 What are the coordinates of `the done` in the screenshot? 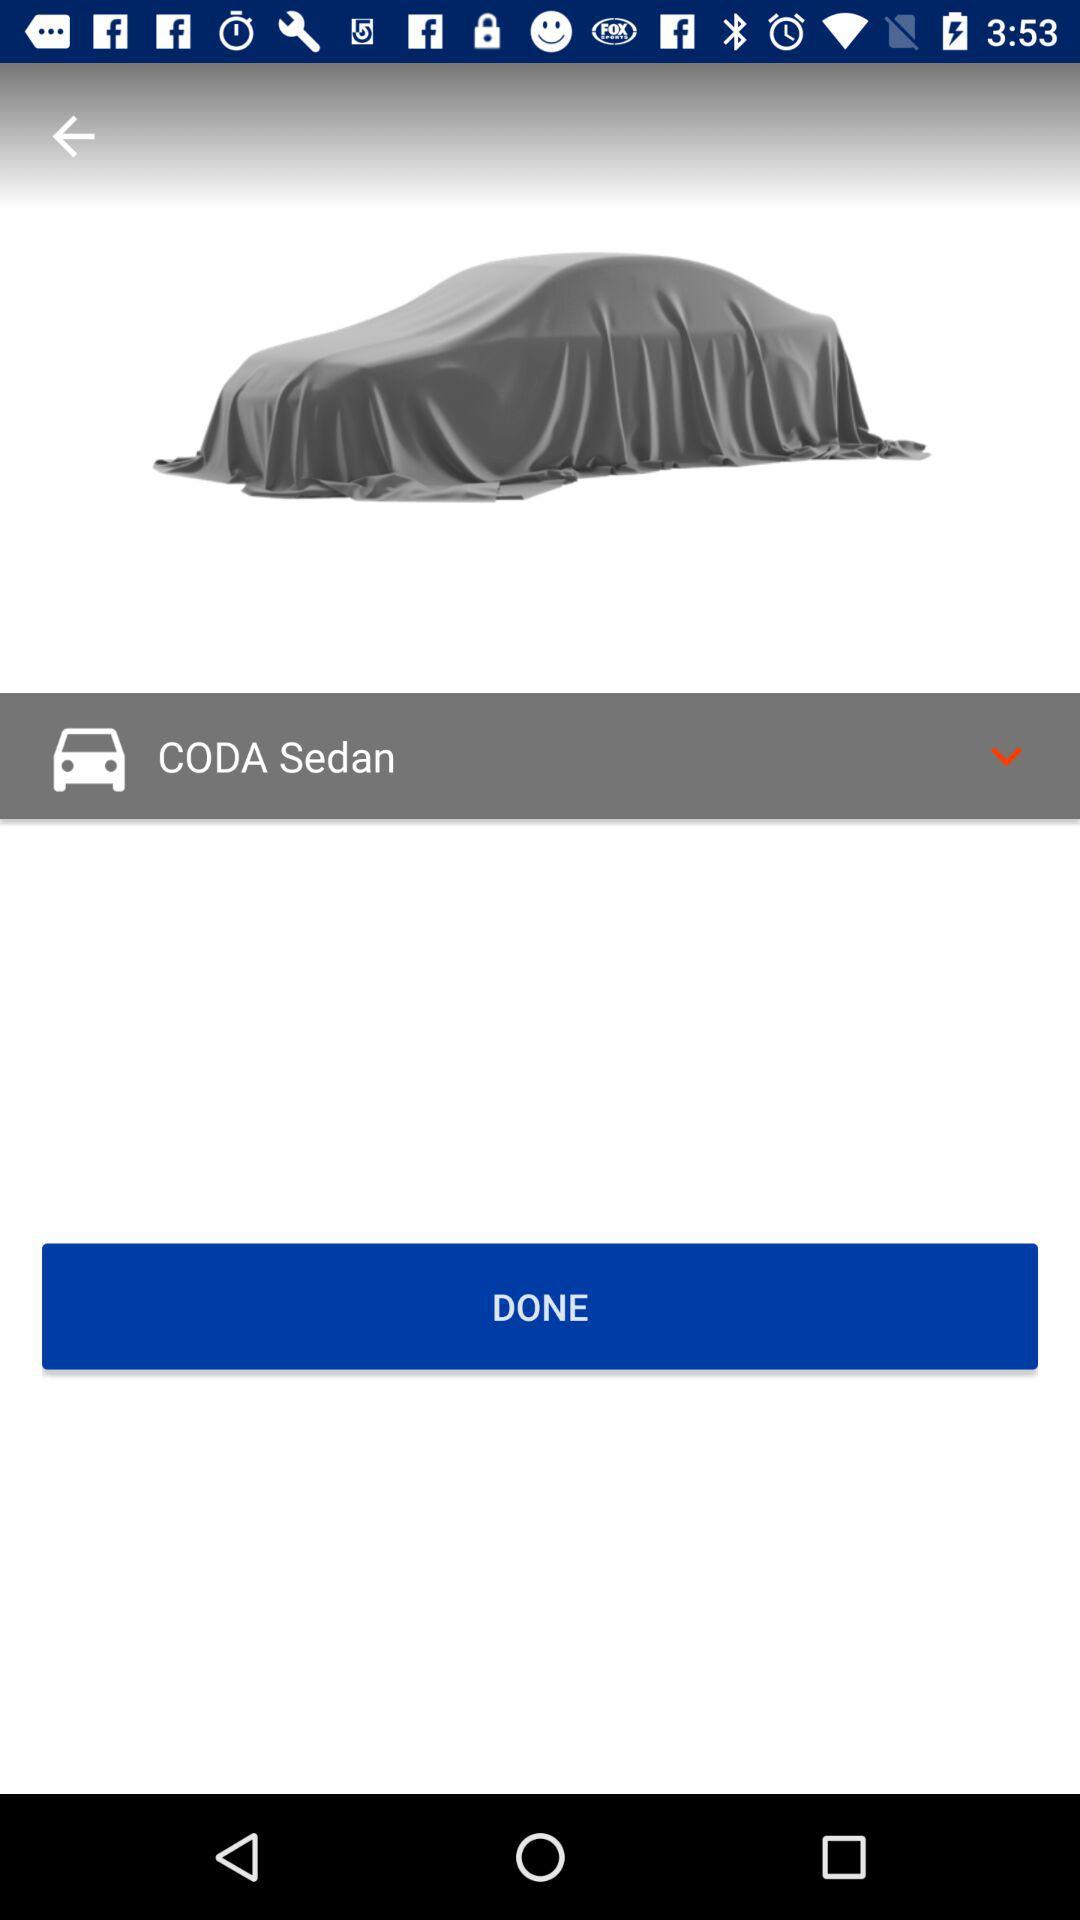 It's located at (540, 1306).